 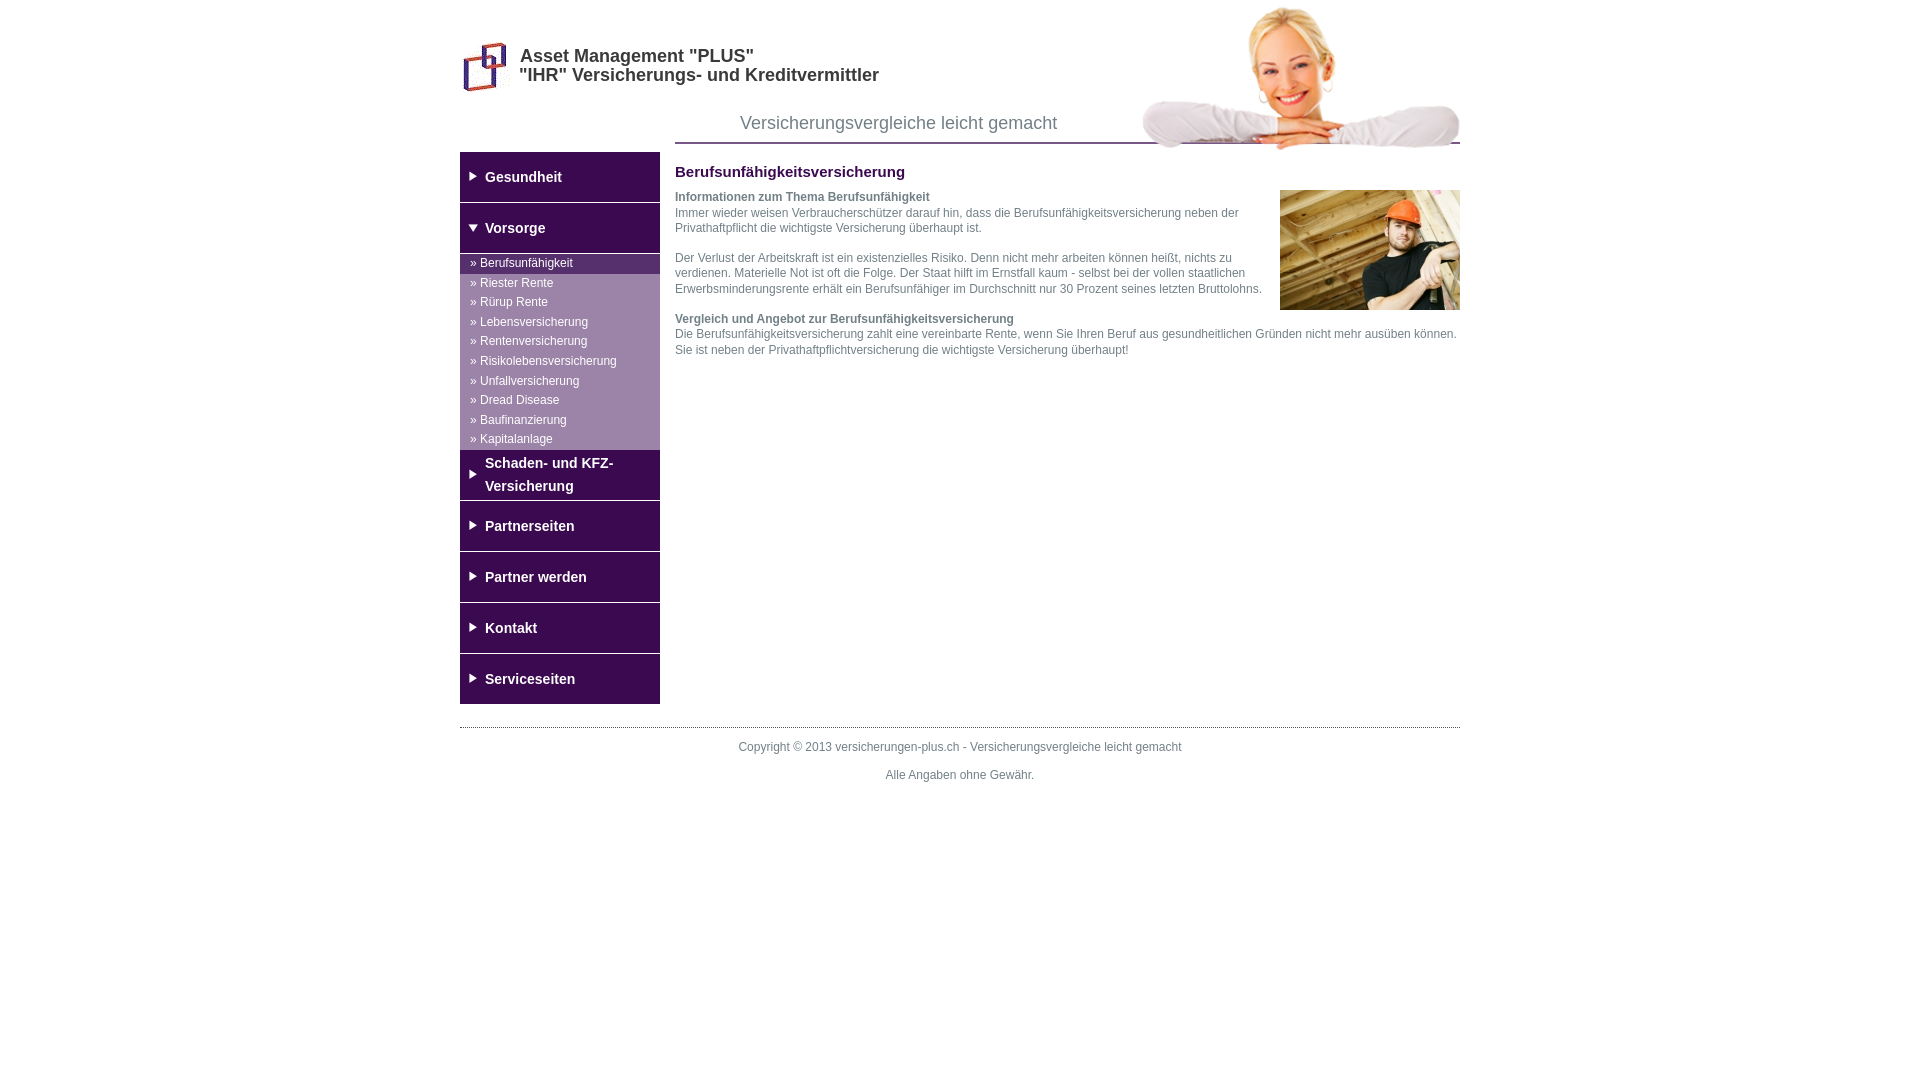 What do you see at coordinates (699, 73) in the screenshot?
I see `'"IHR" Versicherungs- und Kreditvermittler'` at bounding box center [699, 73].